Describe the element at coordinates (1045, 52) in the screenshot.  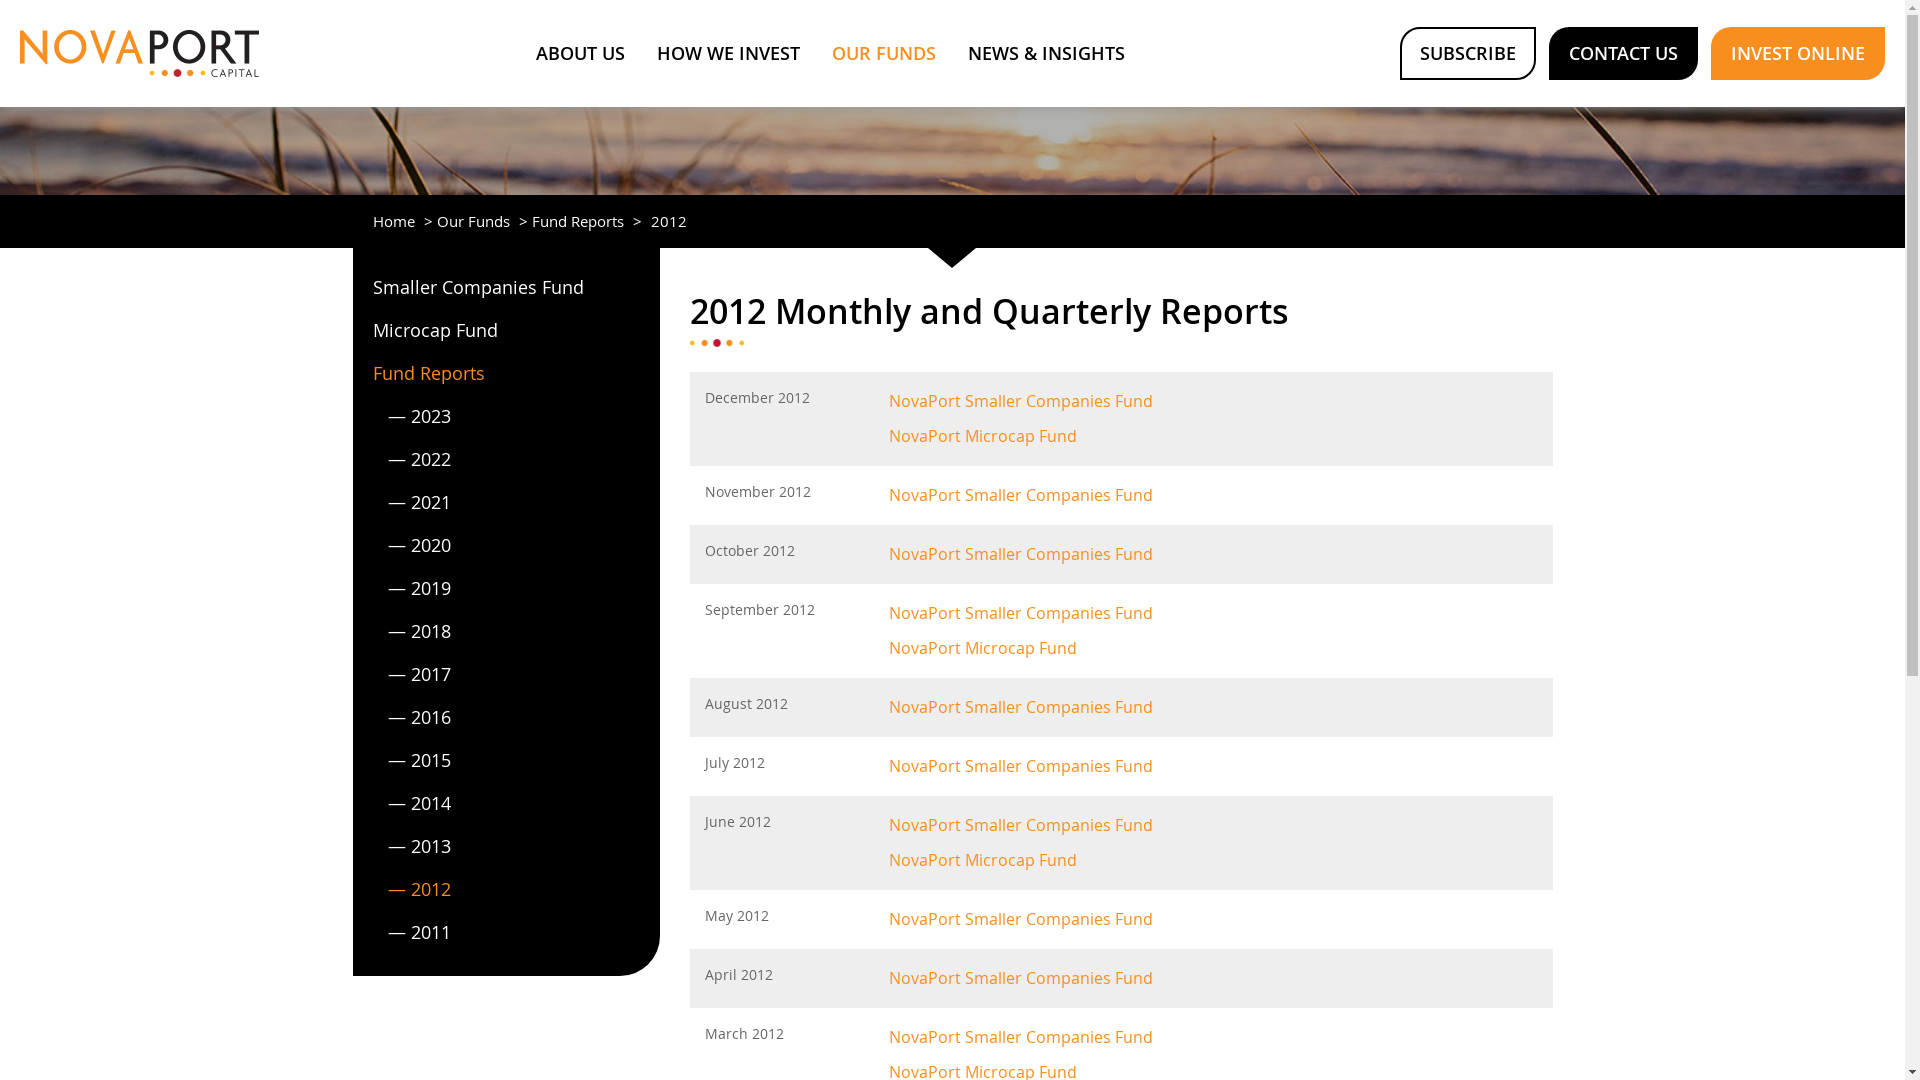
I see `'NEWS & INSIGHTS'` at that location.